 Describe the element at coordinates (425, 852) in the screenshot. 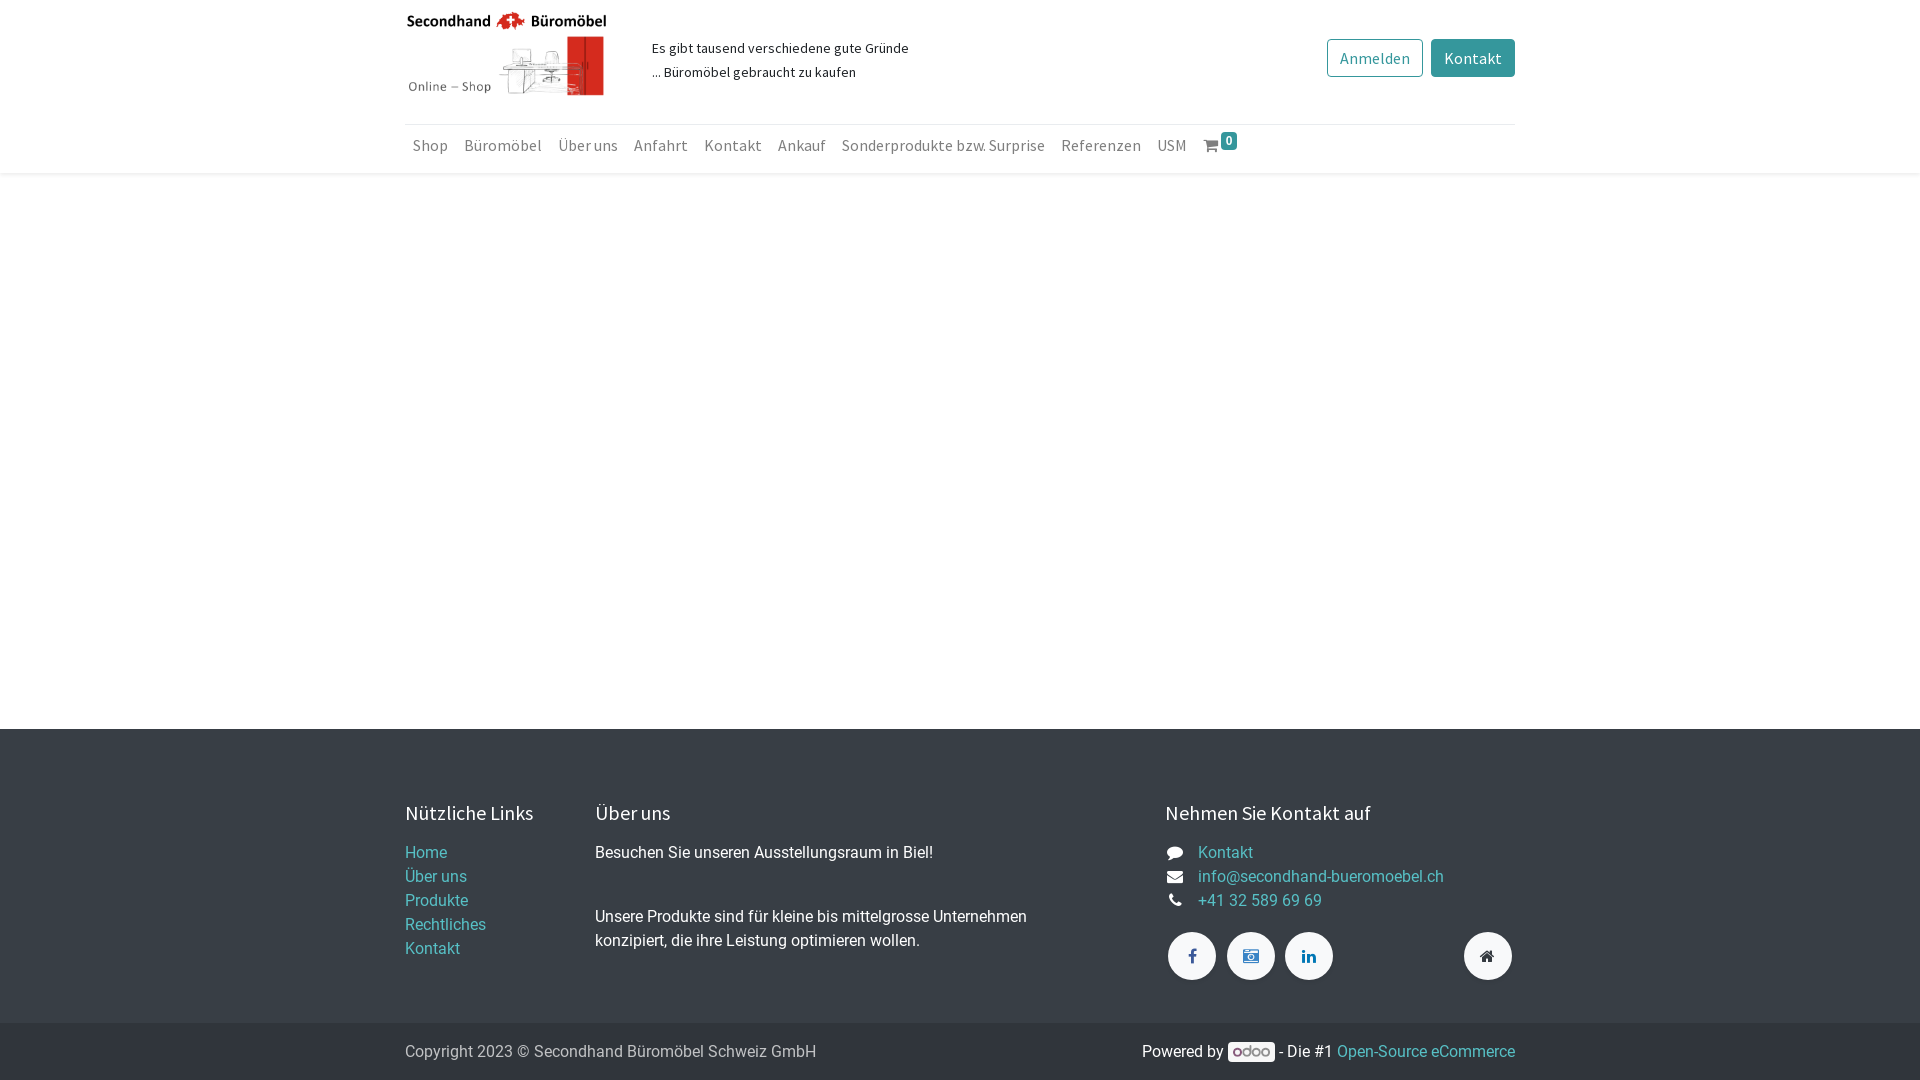

I see `'Home'` at that location.